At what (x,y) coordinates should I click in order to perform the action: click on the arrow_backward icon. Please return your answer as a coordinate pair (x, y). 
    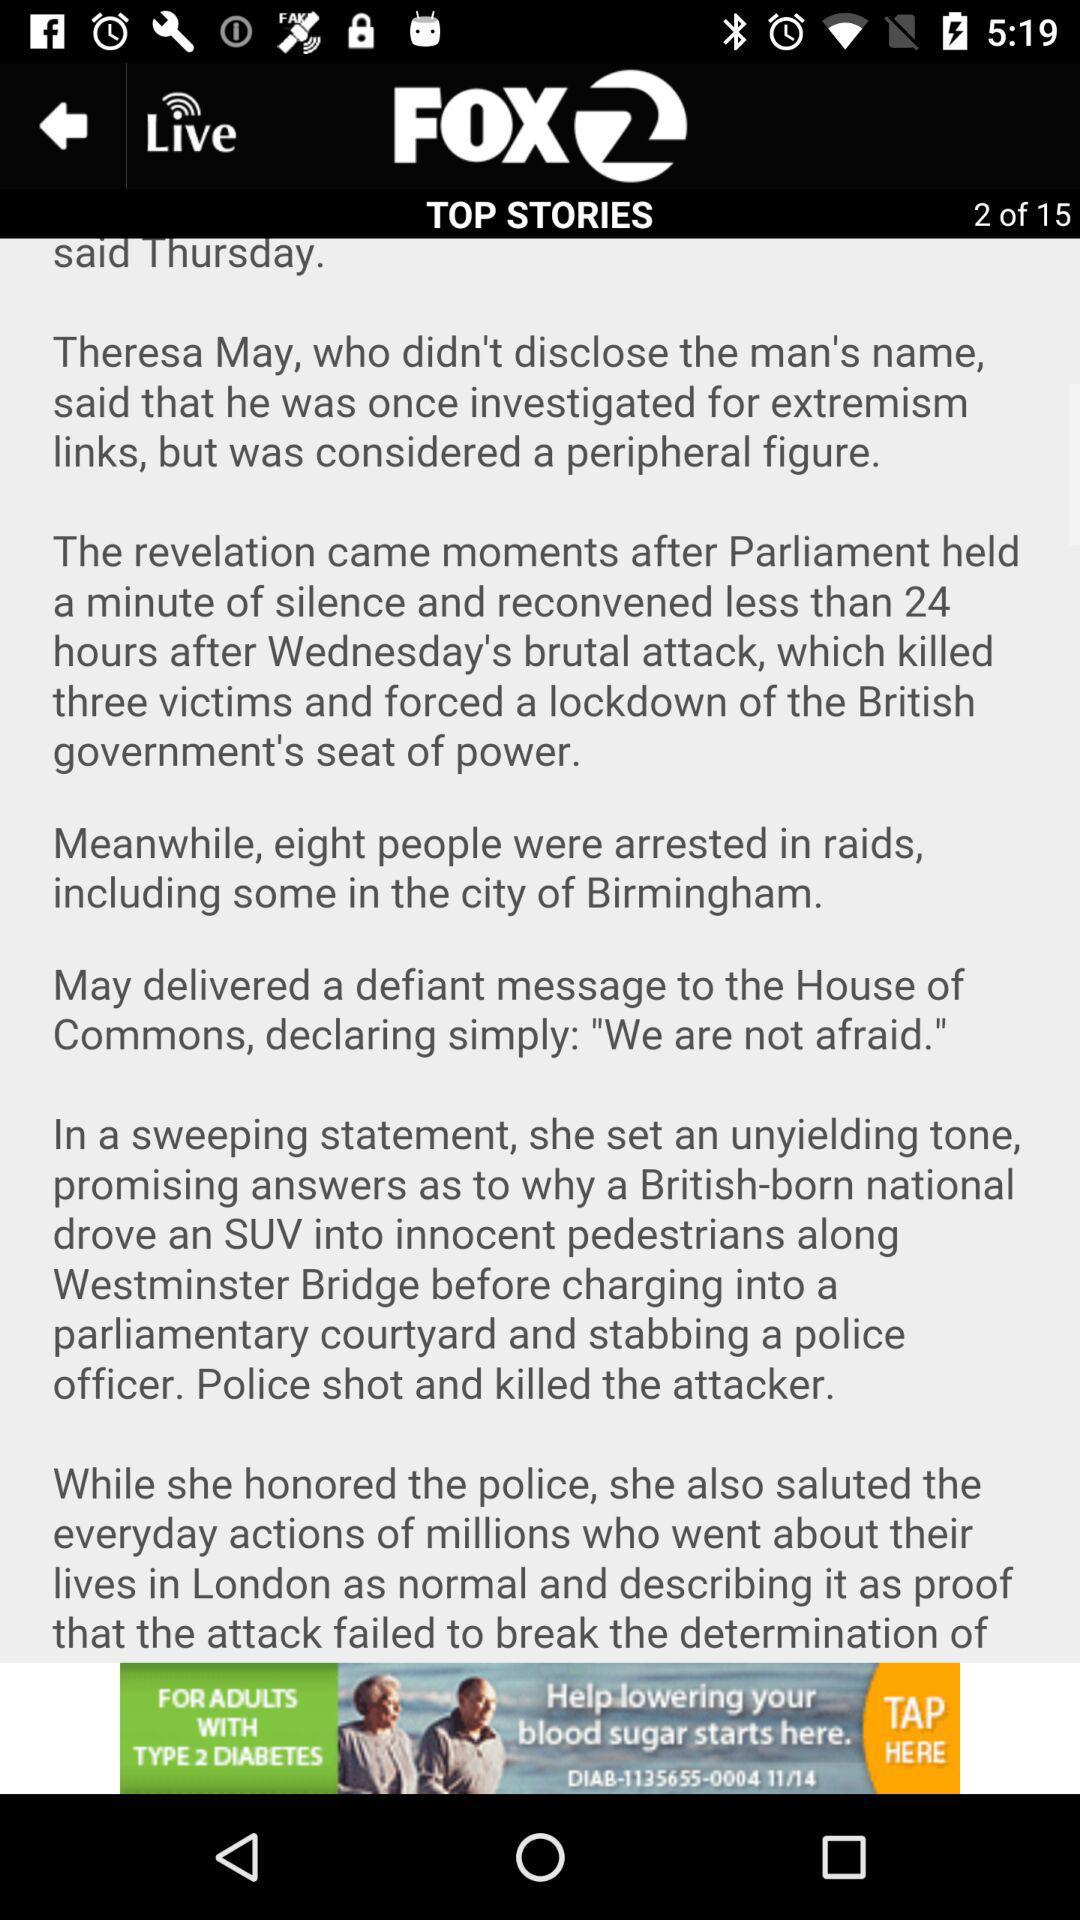
    Looking at the image, I should click on (61, 124).